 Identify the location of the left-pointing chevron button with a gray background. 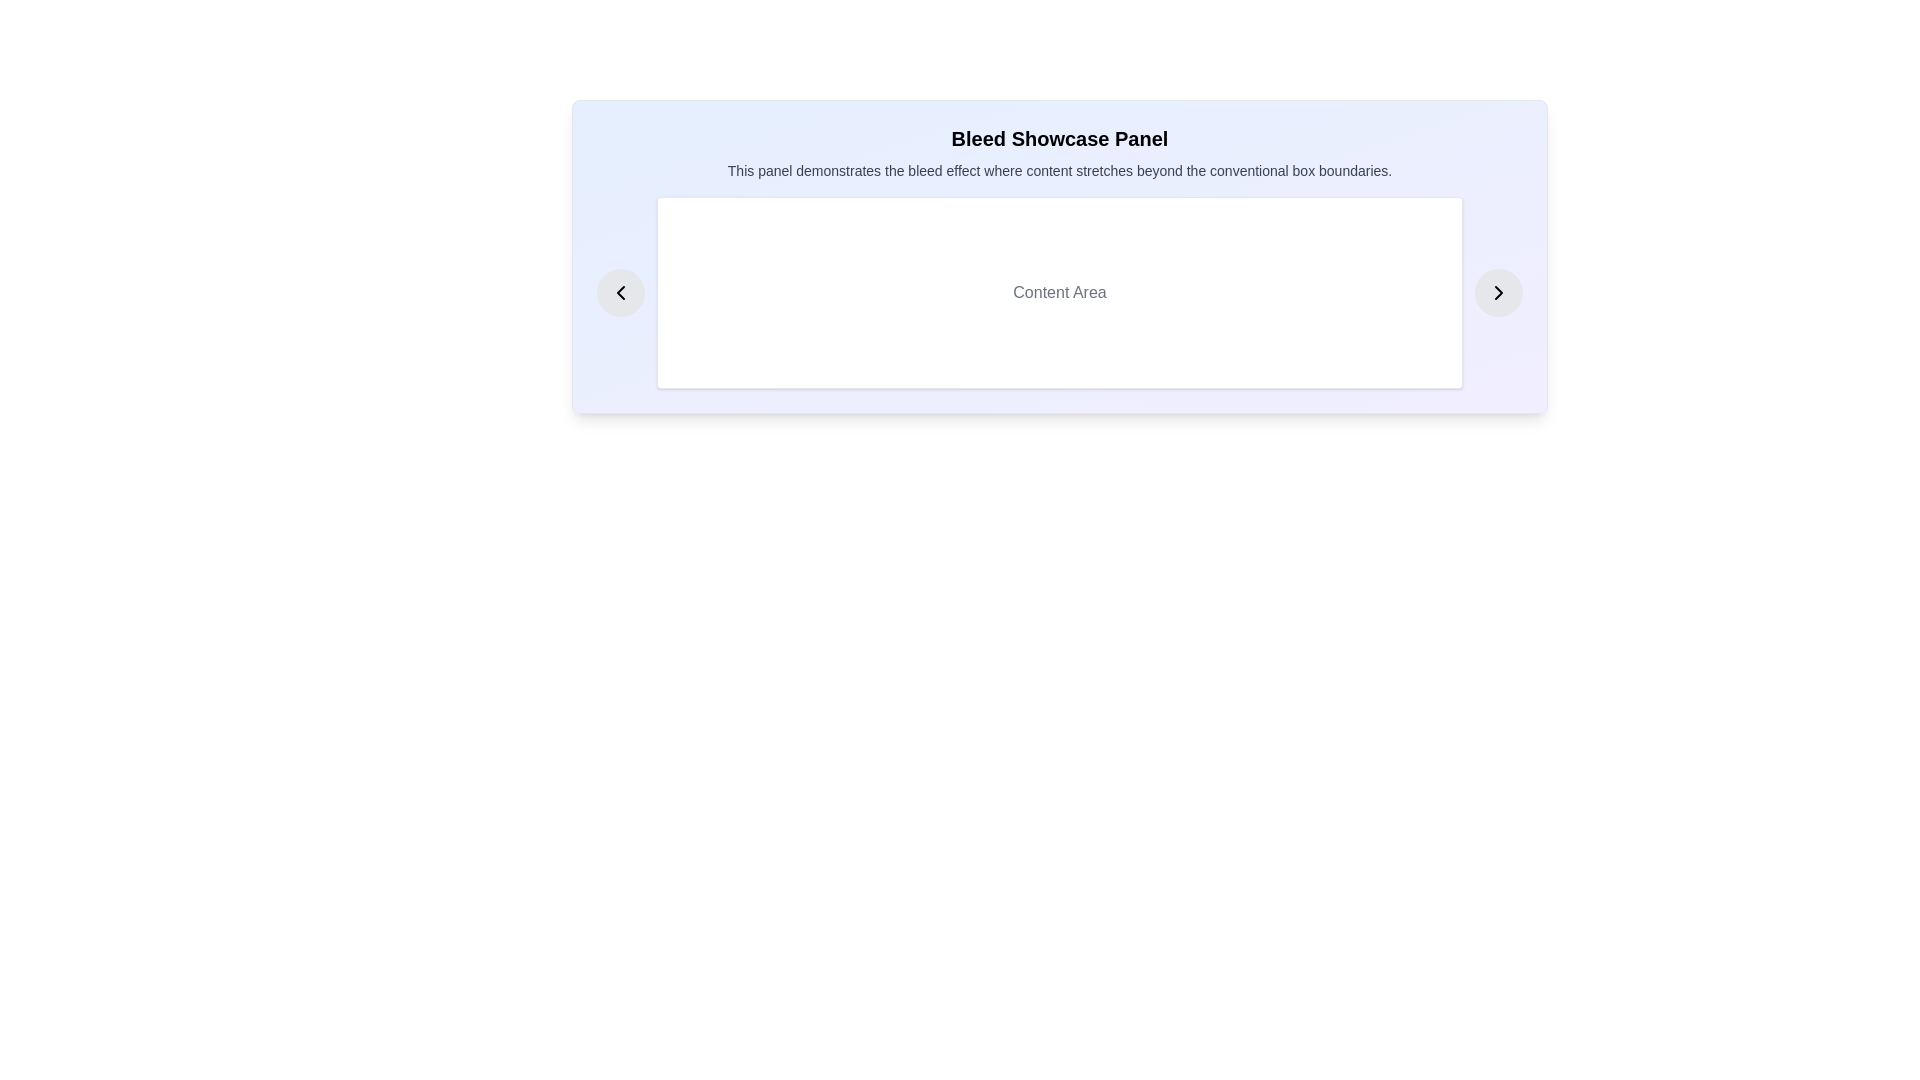
(619, 293).